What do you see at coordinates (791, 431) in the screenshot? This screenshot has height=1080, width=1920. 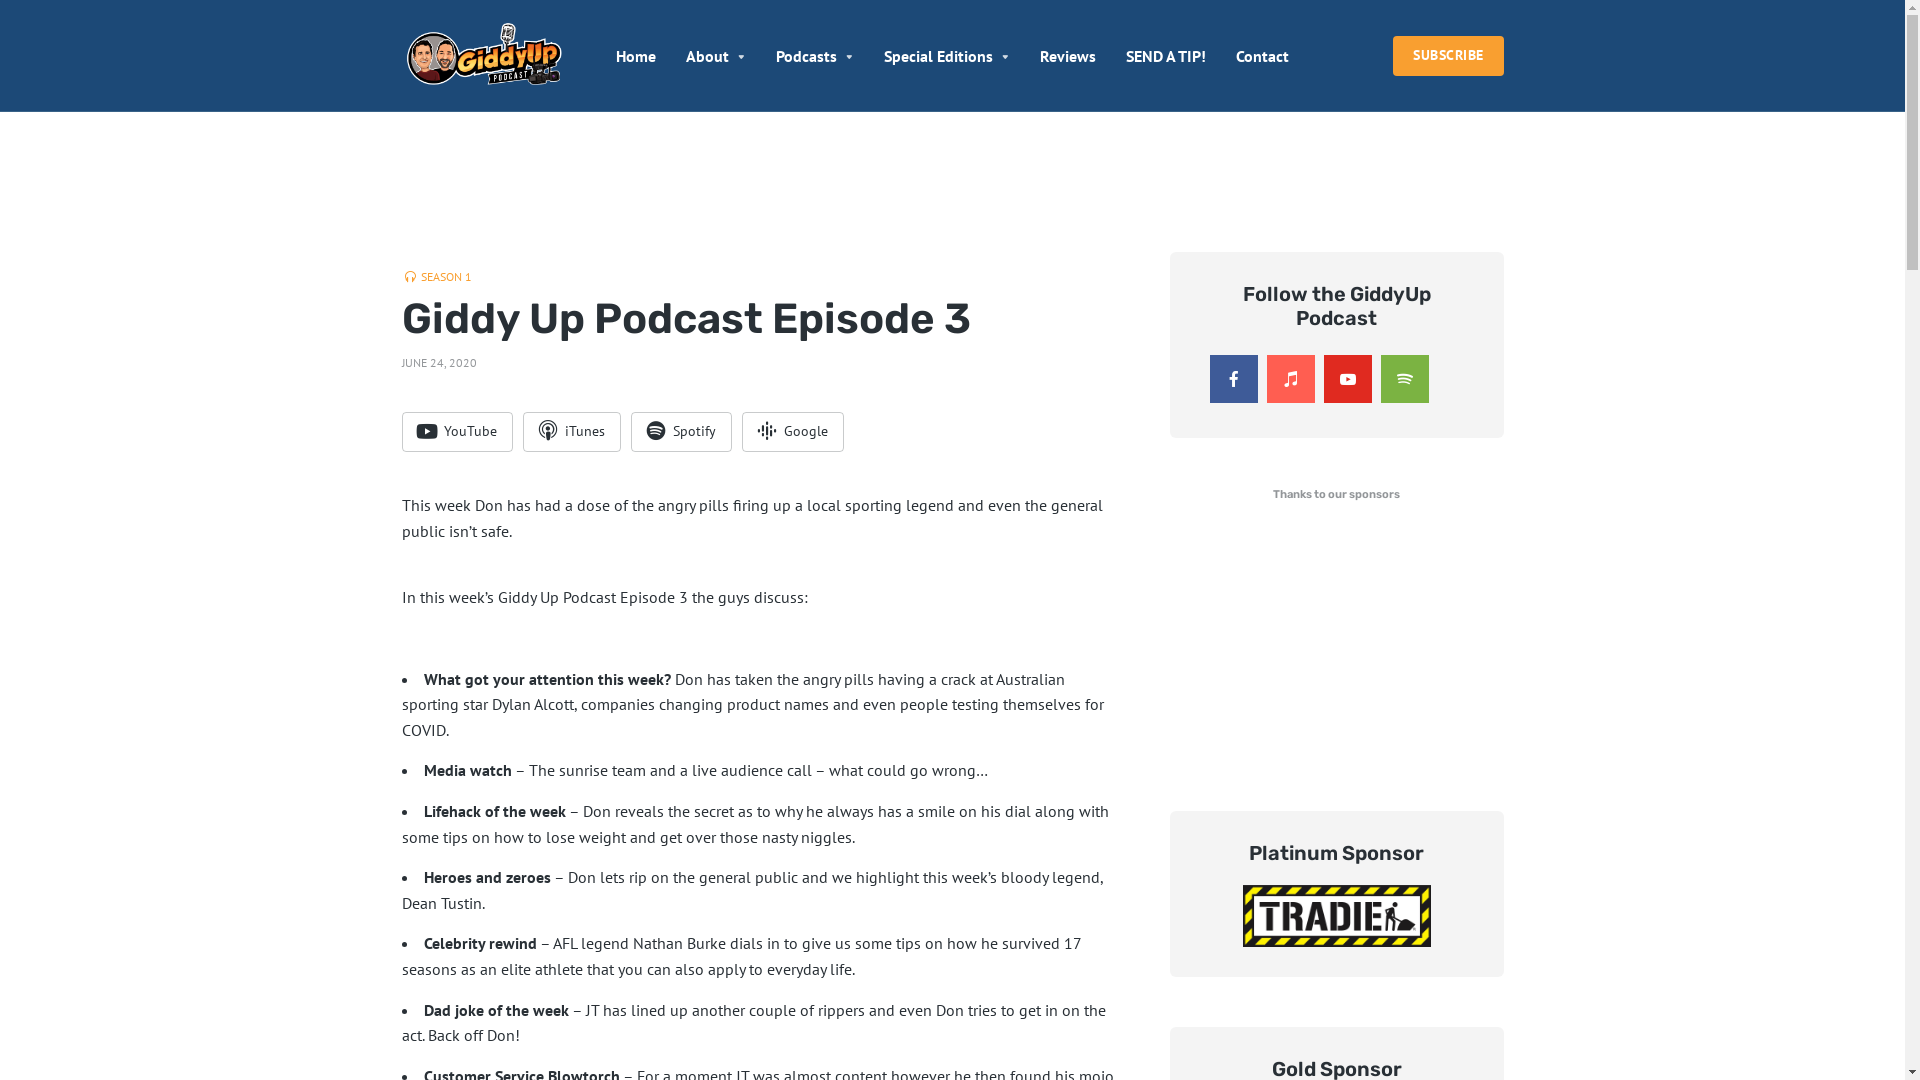 I see `'Google'` at bounding box center [791, 431].